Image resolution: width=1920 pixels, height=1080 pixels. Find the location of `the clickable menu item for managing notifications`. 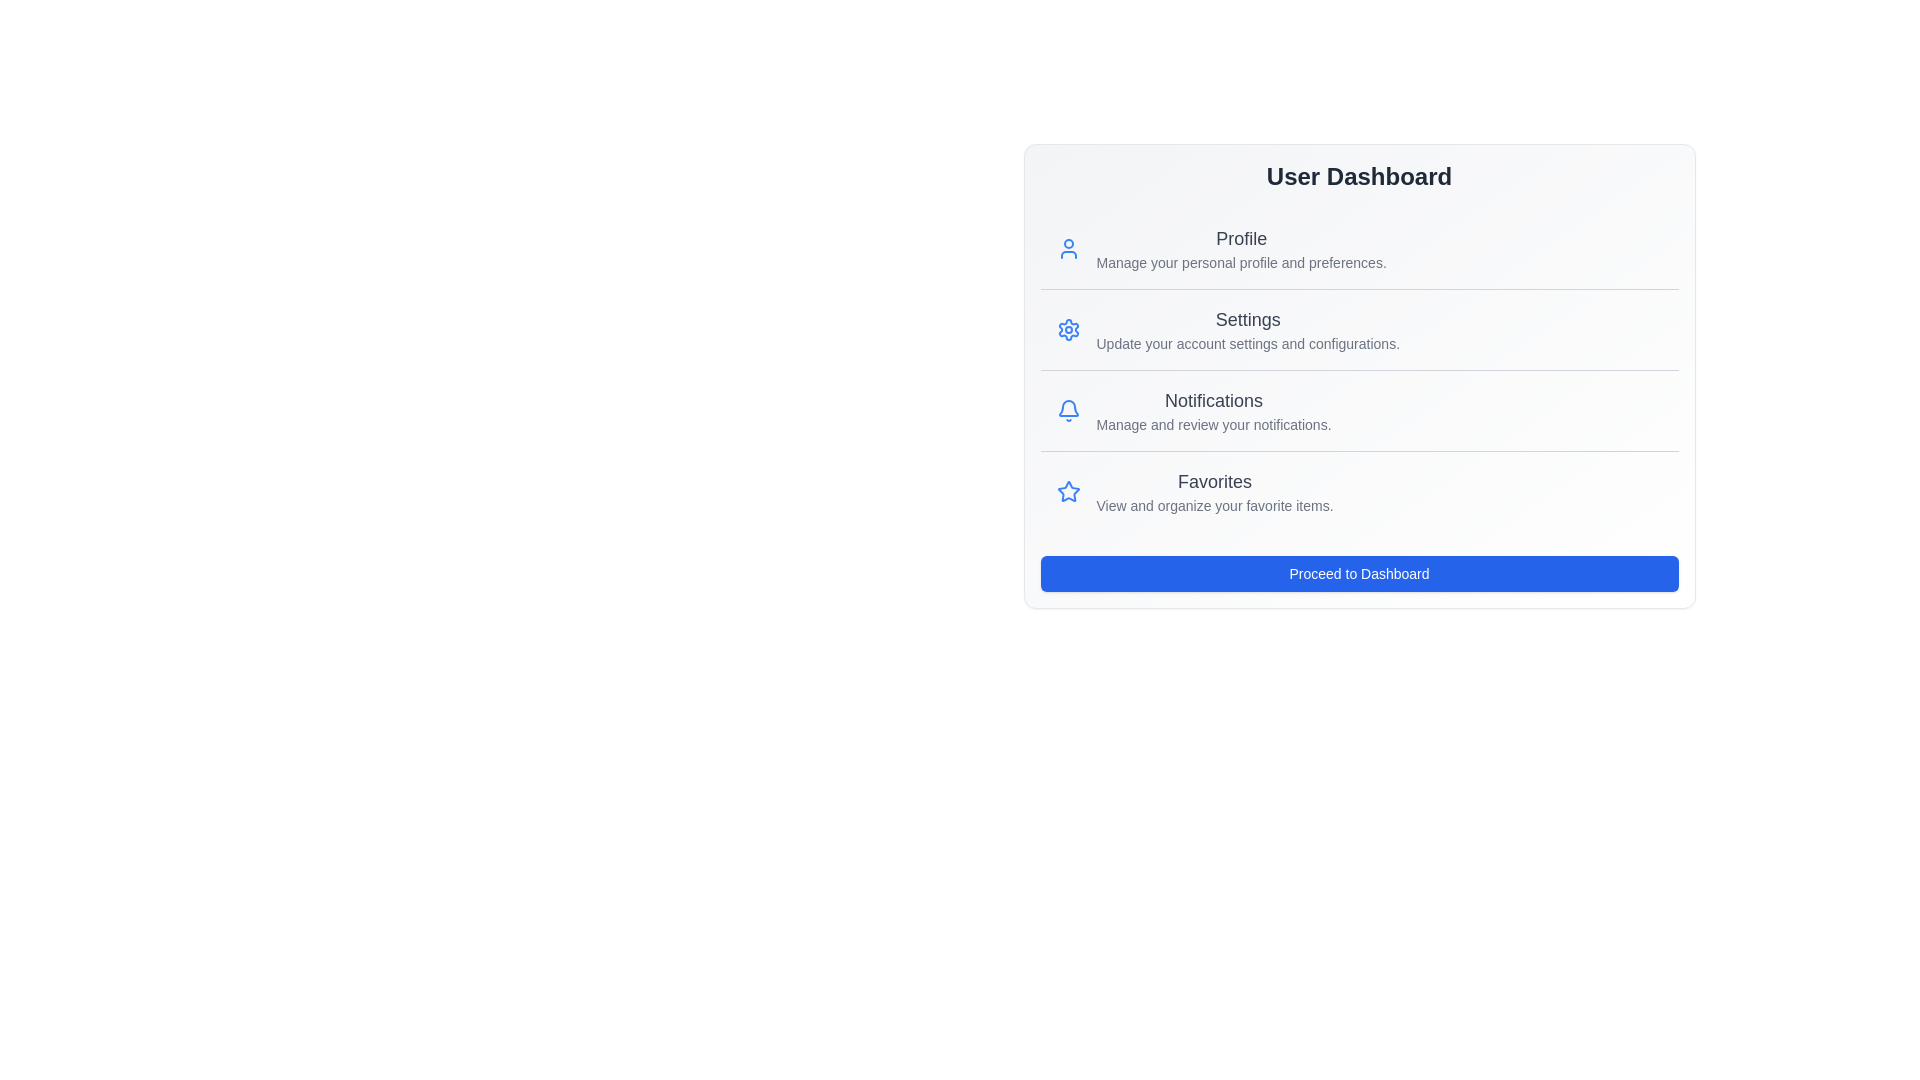

the clickable menu item for managing notifications is located at coordinates (1359, 409).